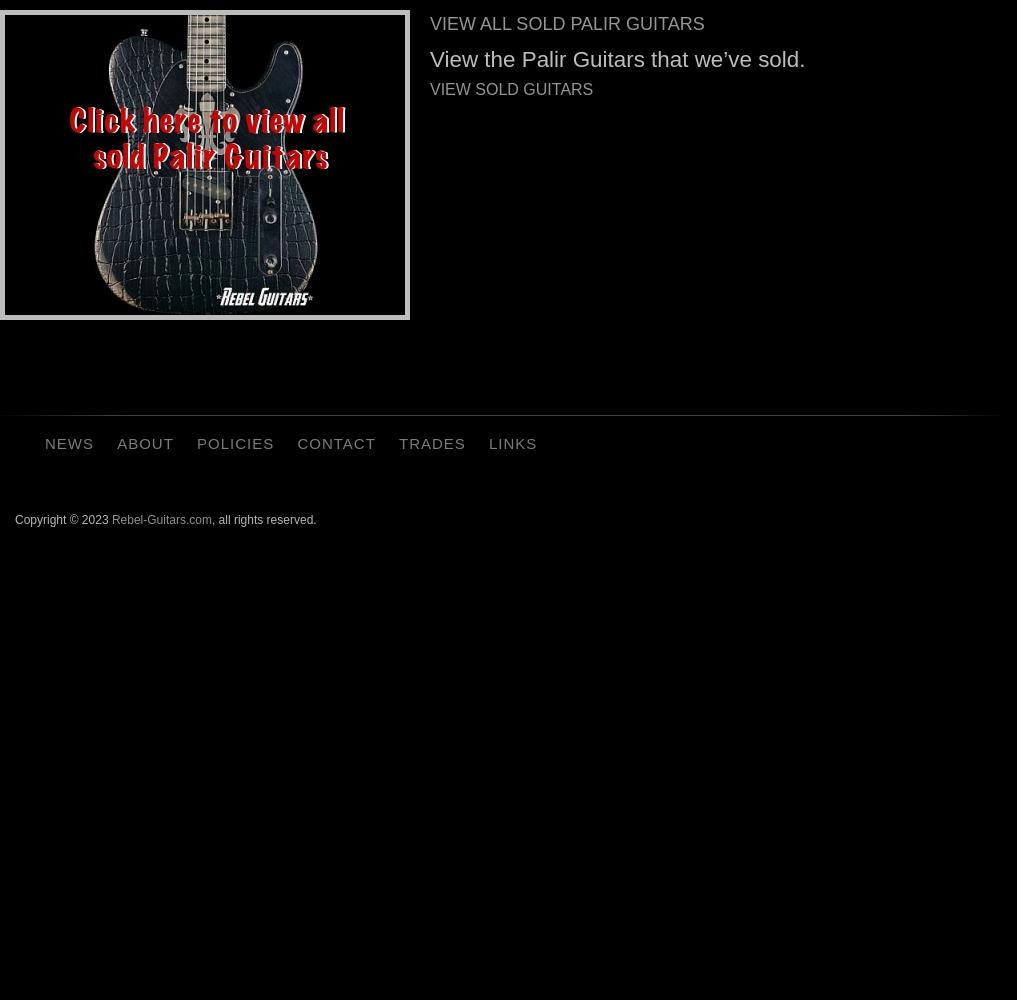 This screenshot has width=1017, height=1000. Describe the element at coordinates (159, 519) in the screenshot. I see `'Rebel-Guitars.com'` at that location.